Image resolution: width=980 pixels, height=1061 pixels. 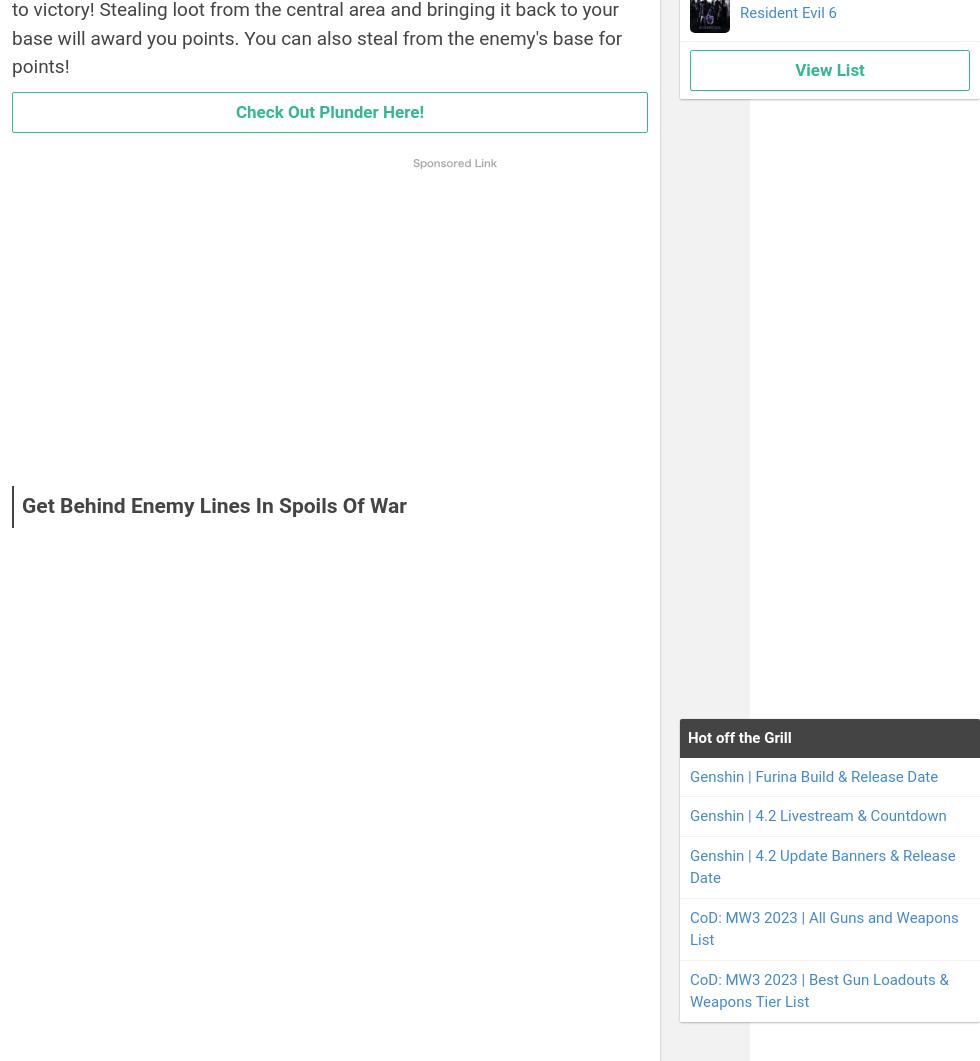 I want to click on 'Check Out Plunder Here!', so click(x=235, y=110).